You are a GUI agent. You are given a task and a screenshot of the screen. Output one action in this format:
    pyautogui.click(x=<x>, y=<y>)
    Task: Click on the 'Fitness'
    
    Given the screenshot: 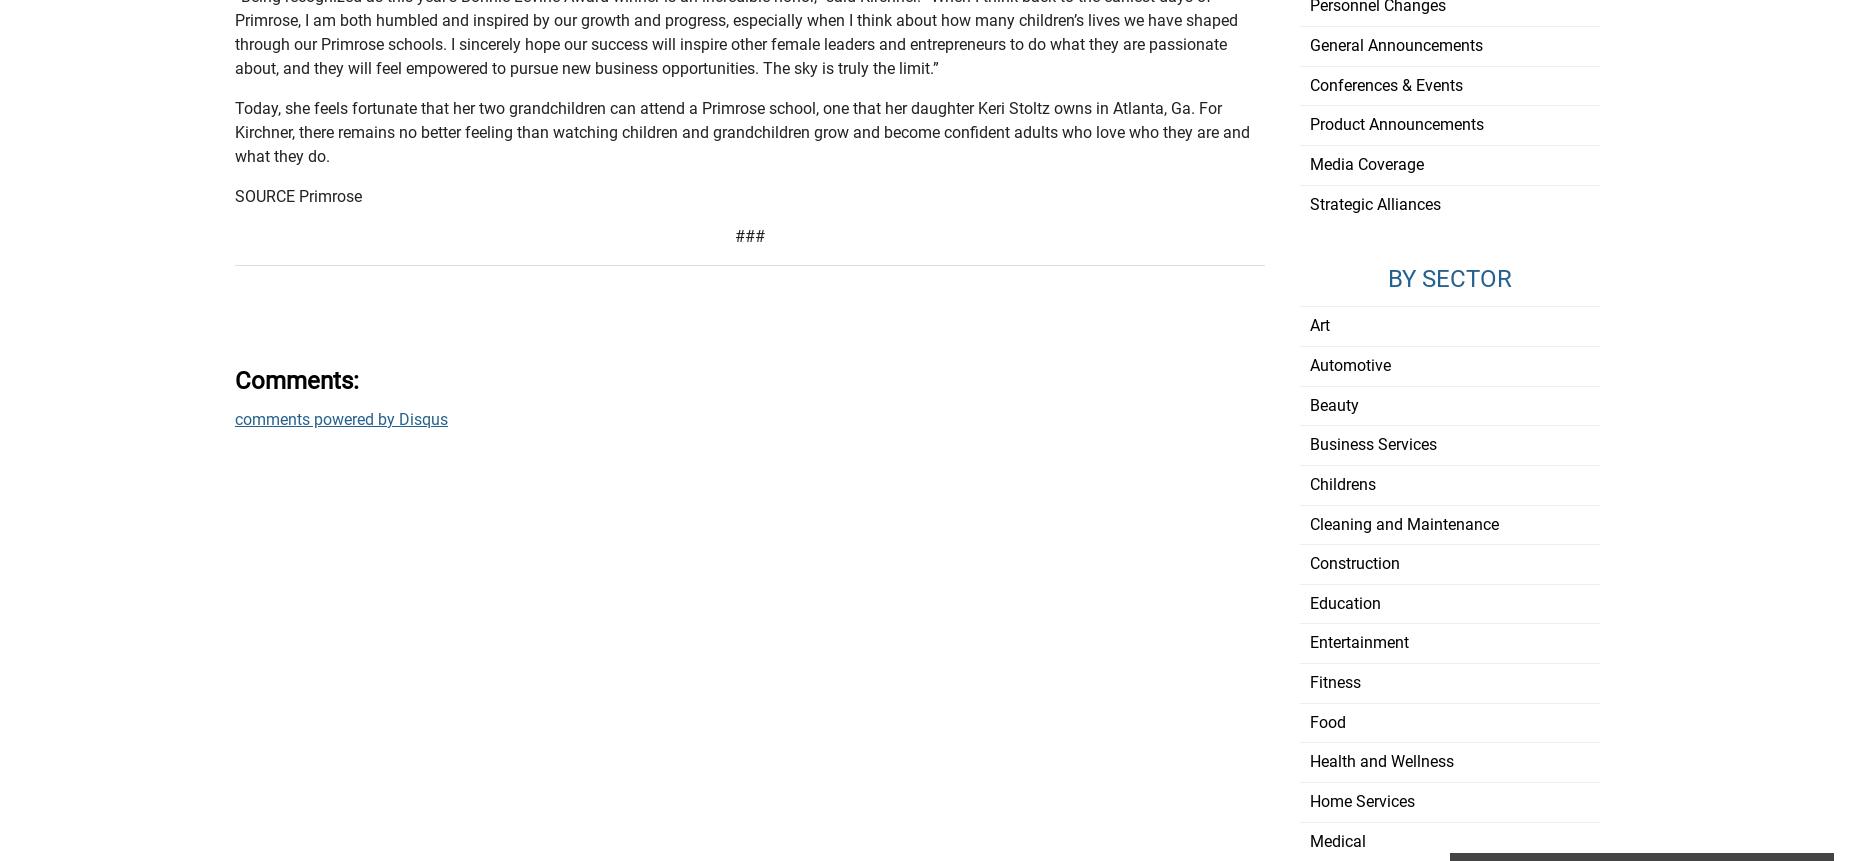 What is the action you would take?
    pyautogui.click(x=1334, y=681)
    